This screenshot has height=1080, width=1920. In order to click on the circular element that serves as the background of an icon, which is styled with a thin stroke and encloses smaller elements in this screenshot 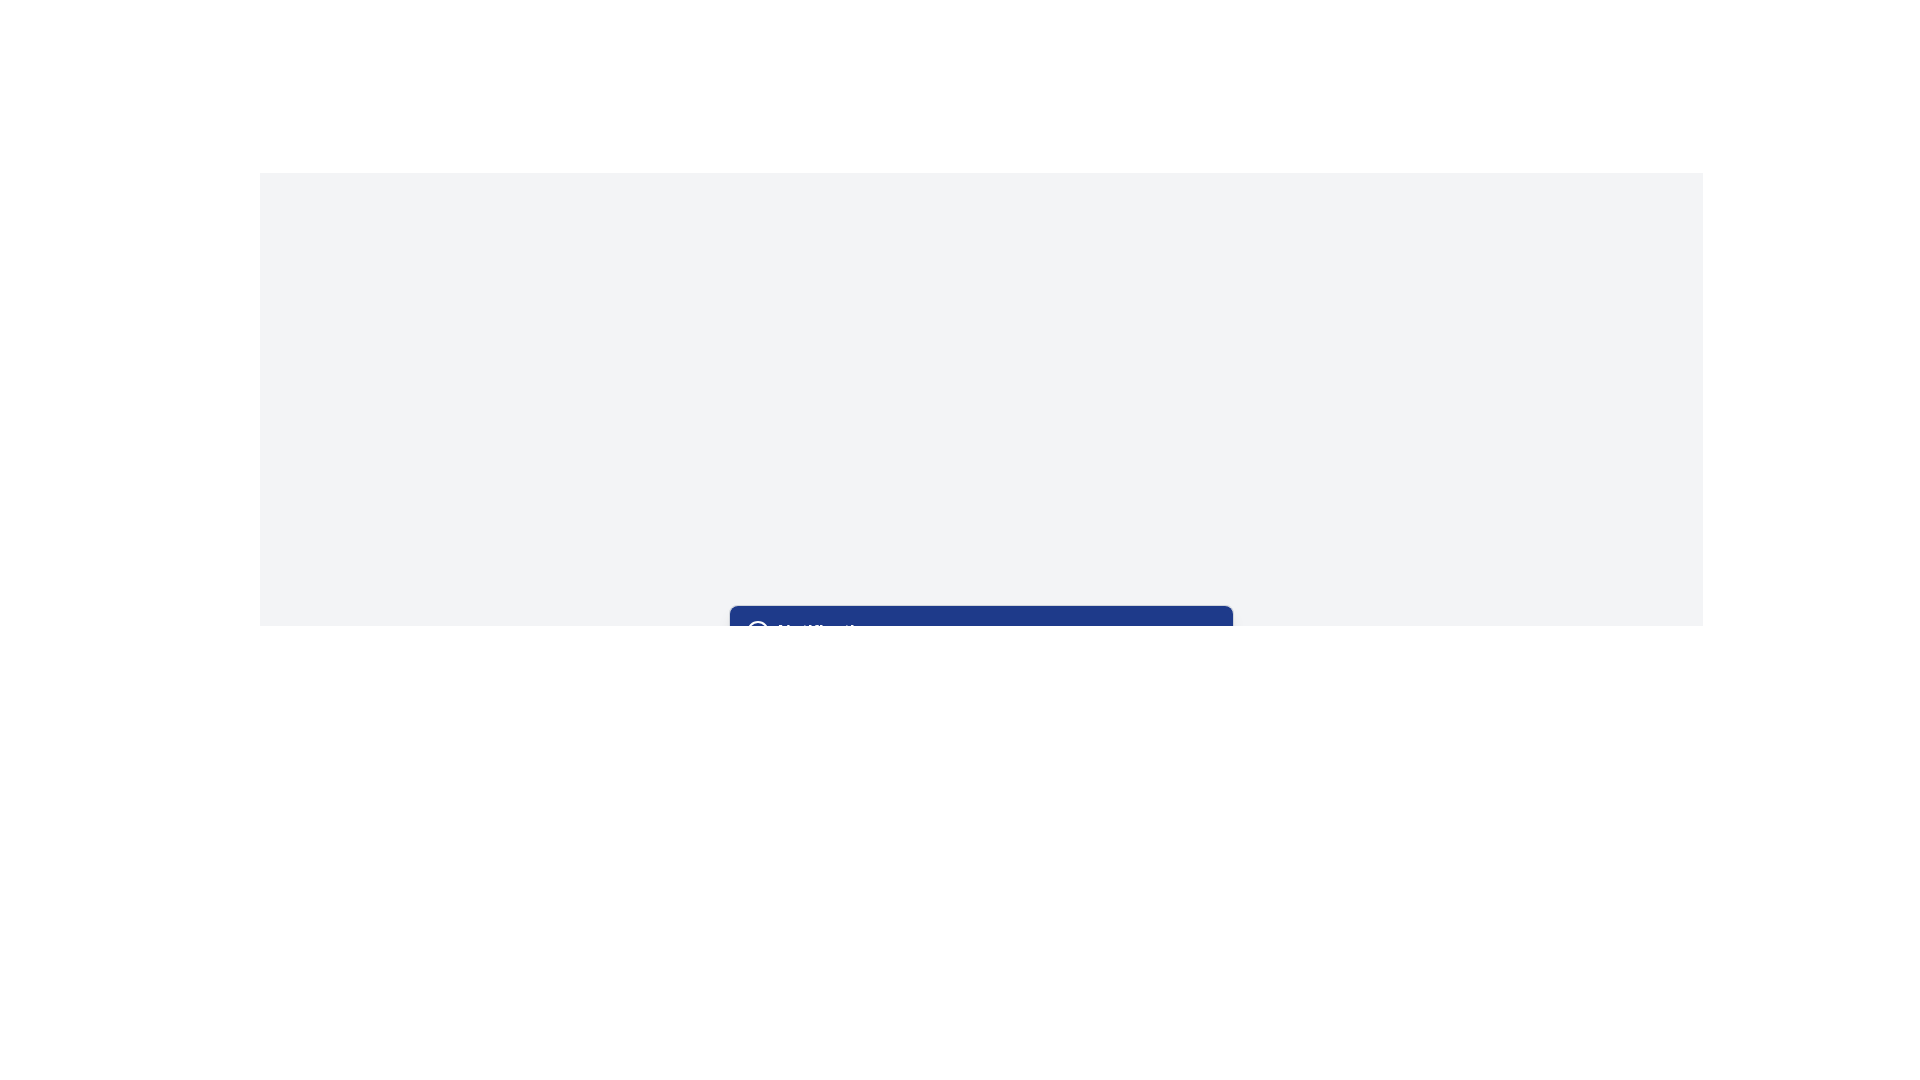, I will do `click(756, 631)`.